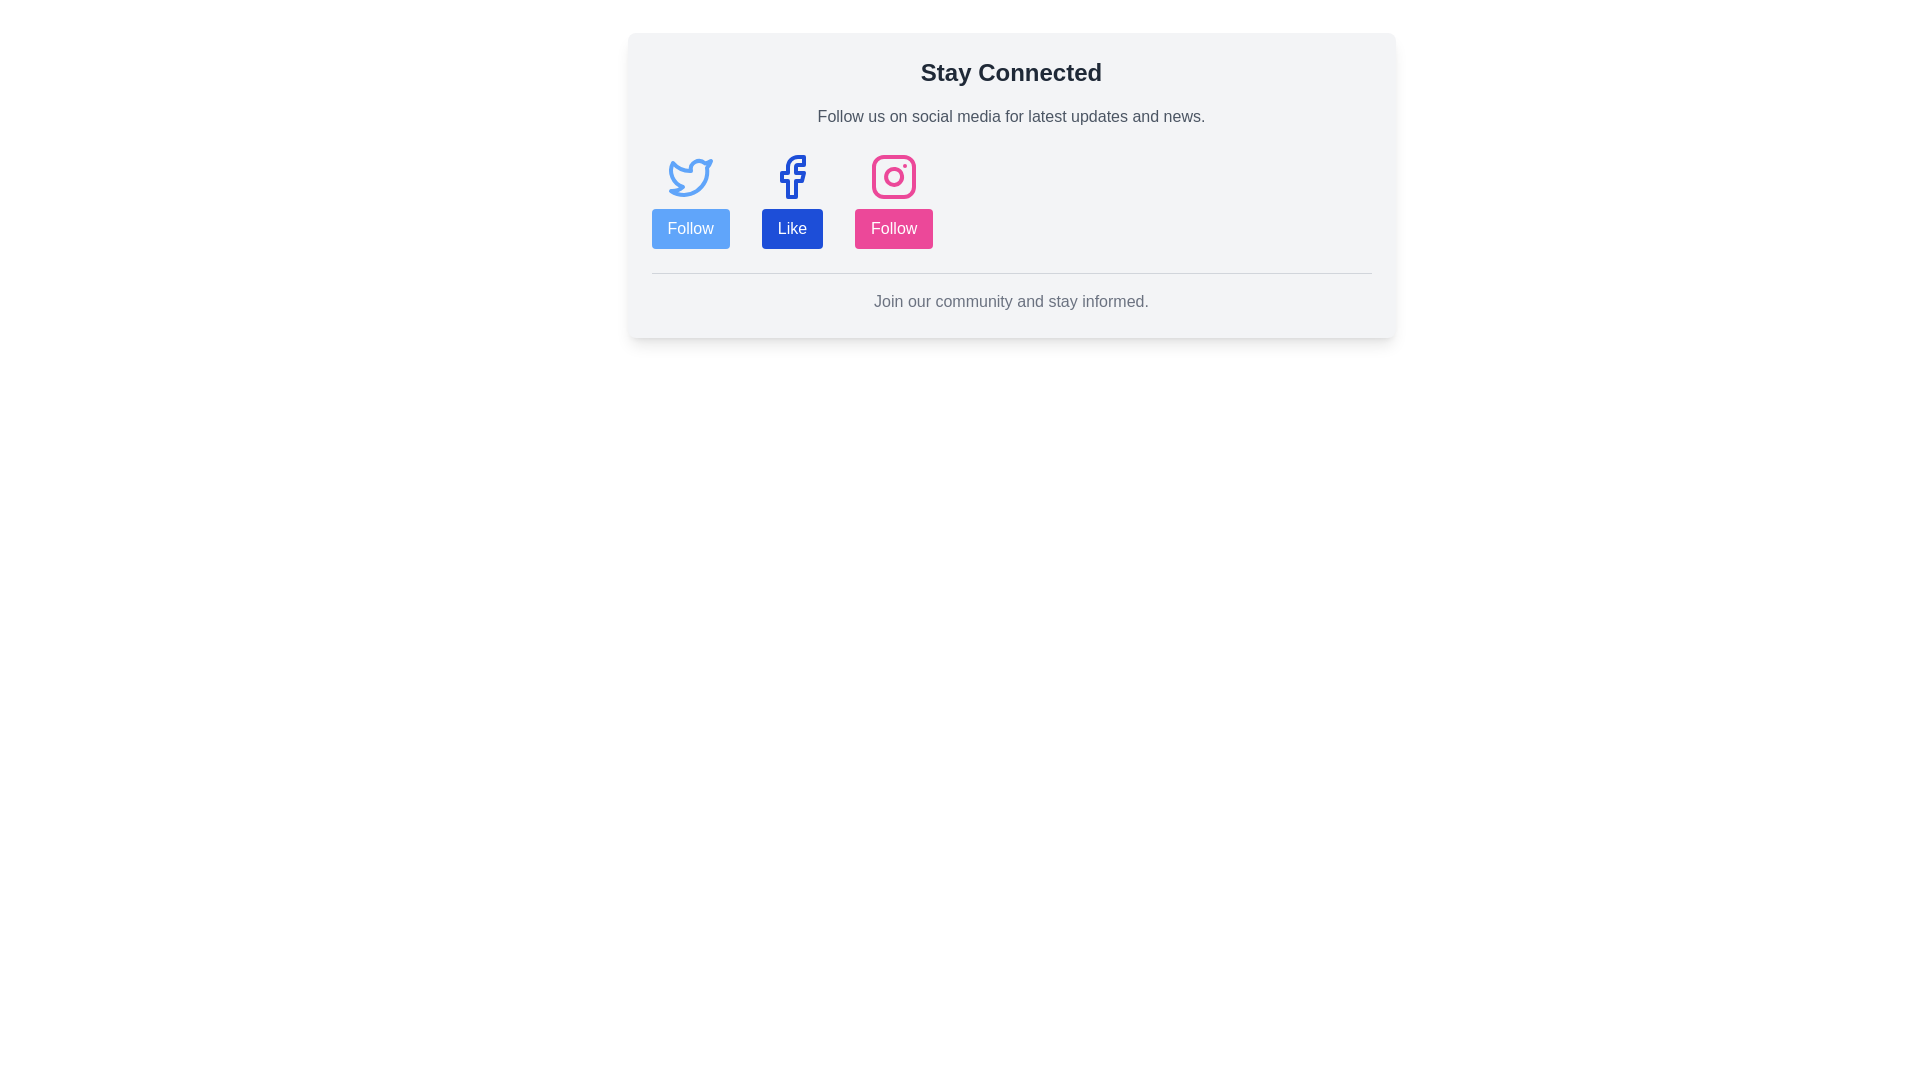 The width and height of the screenshot is (1920, 1080). What do you see at coordinates (690, 227) in the screenshot?
I see `the 'Follow' button with a light blue background and white text` at bounding box center [690, 227].